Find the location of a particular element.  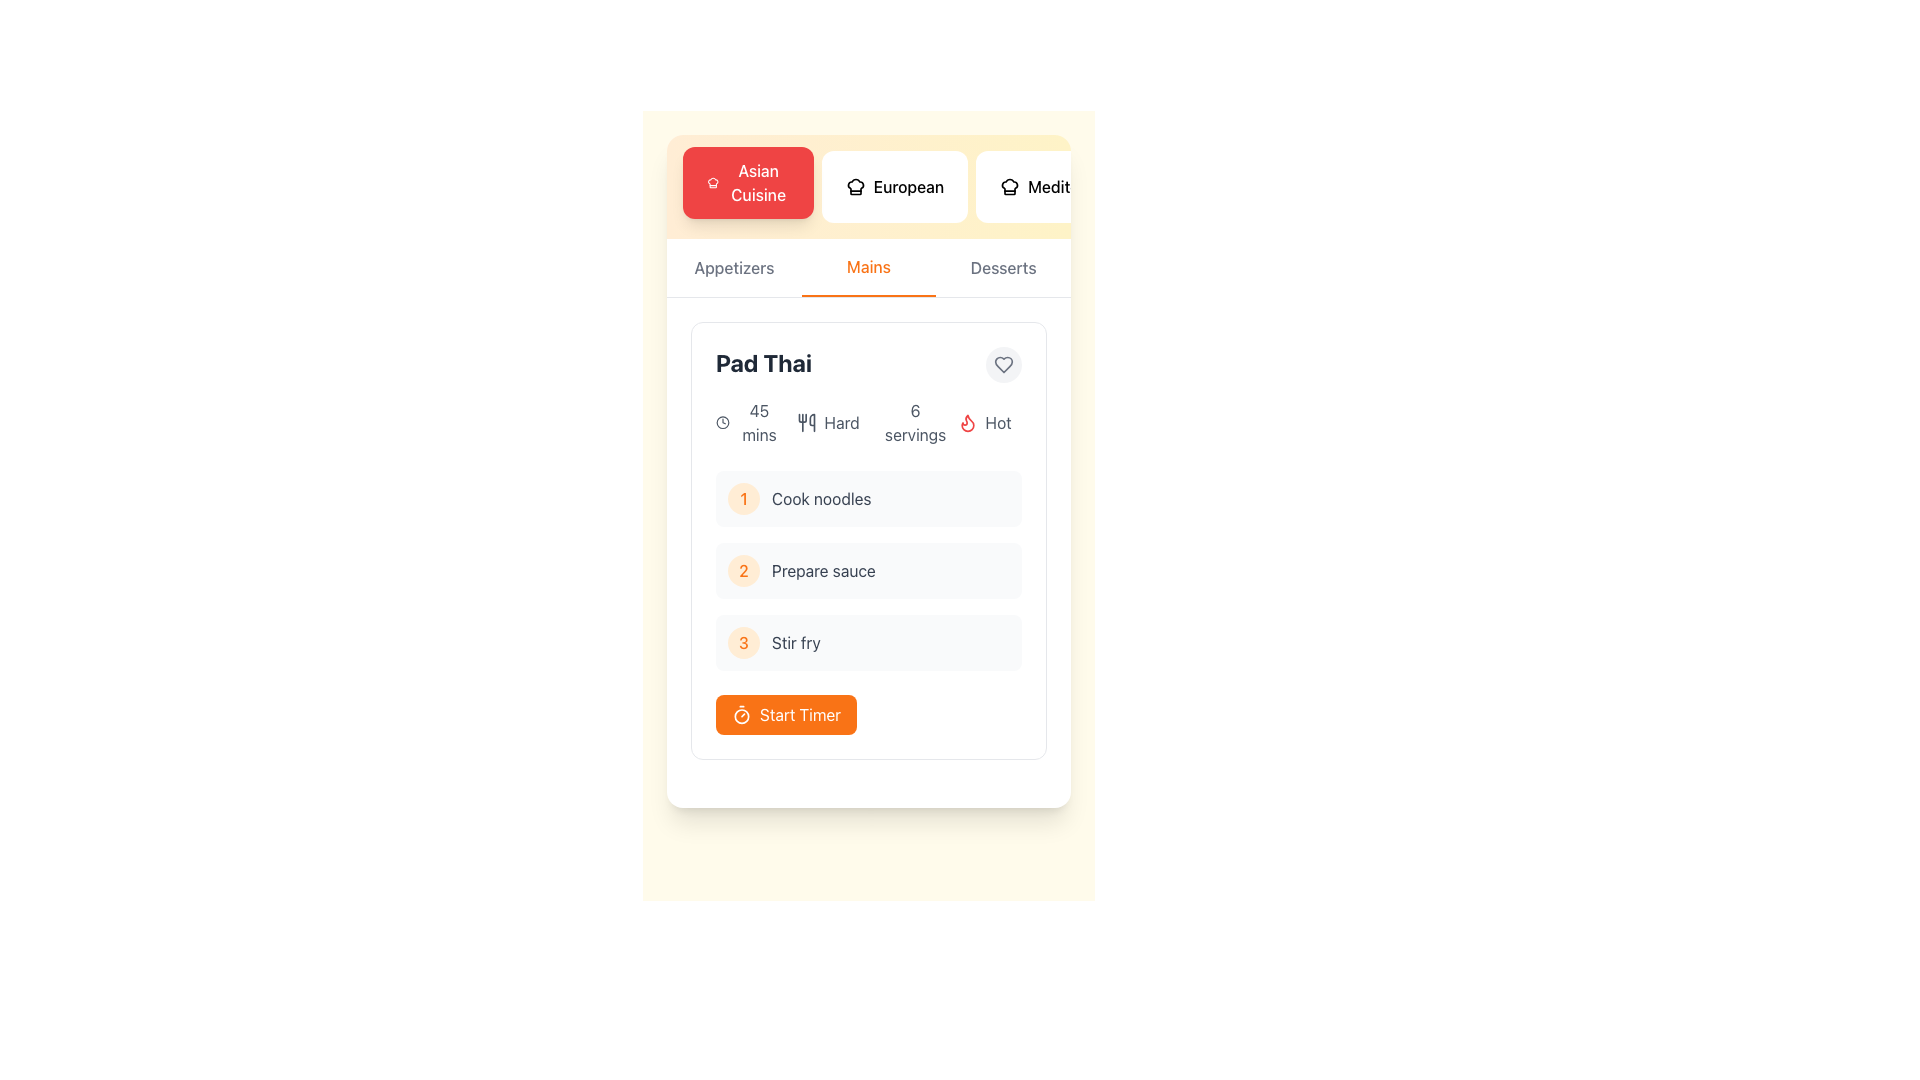

the 'Asian Cuisine' icon, which is a decorative element aligned vertically with the text label on the button is located at coordinates (713, 182).